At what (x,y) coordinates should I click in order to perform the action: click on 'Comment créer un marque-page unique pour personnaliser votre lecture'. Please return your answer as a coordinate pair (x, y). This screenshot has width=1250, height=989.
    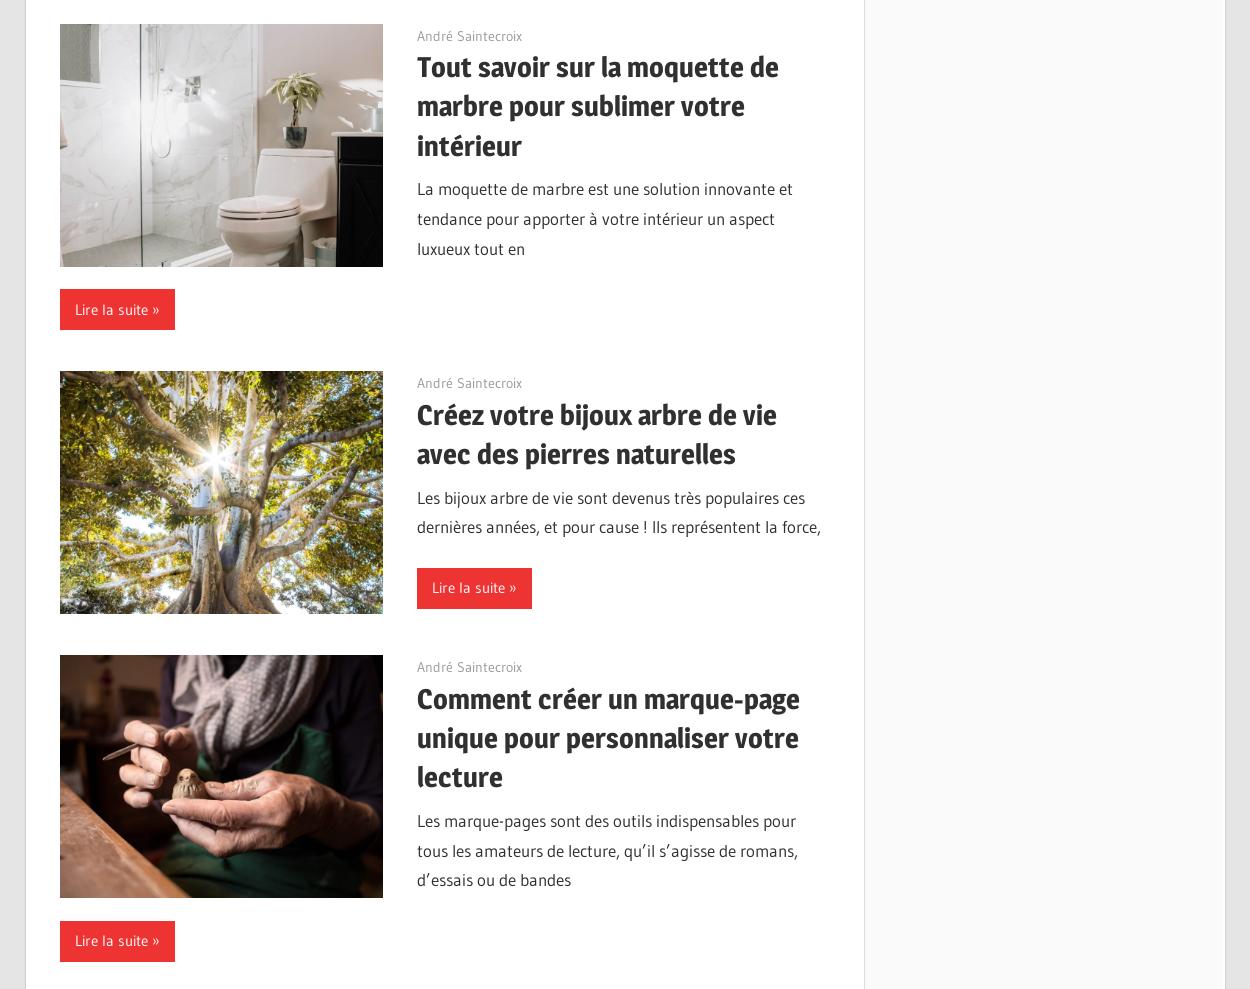
    Looking at the image, I should click on (607, 737).